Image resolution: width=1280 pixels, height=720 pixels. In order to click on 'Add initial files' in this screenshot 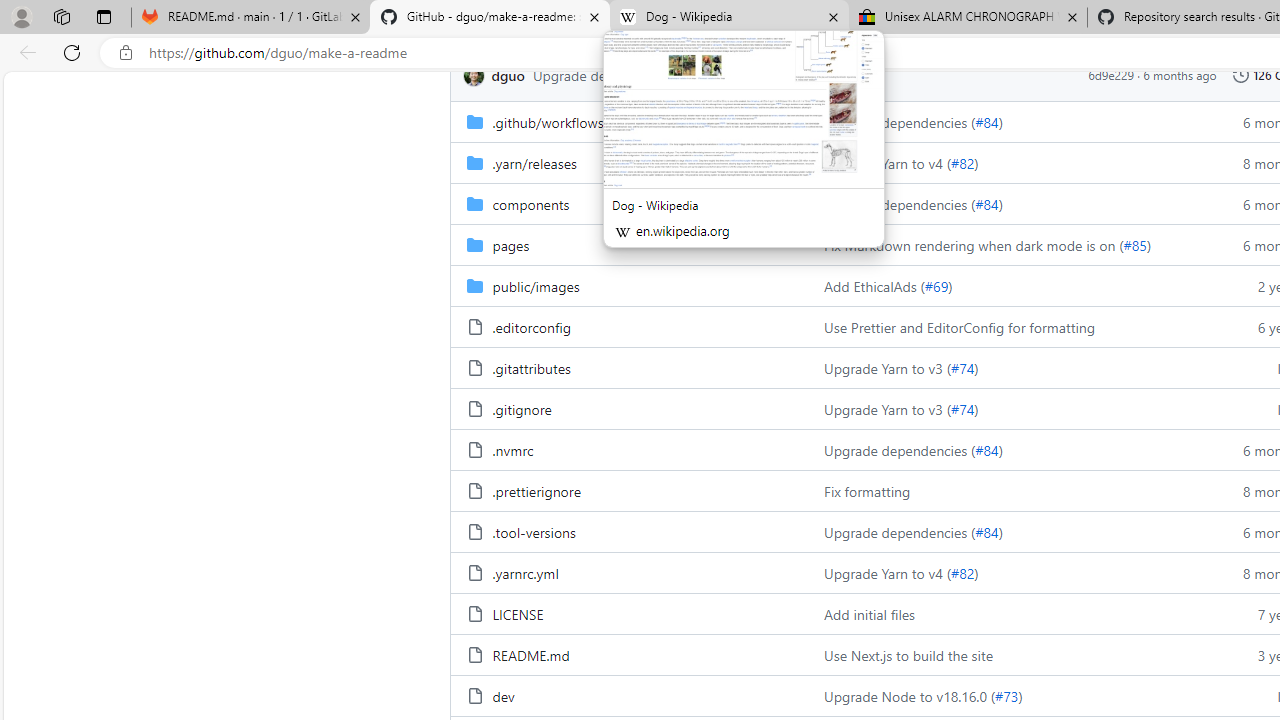, I will do `click(870, 613)`.